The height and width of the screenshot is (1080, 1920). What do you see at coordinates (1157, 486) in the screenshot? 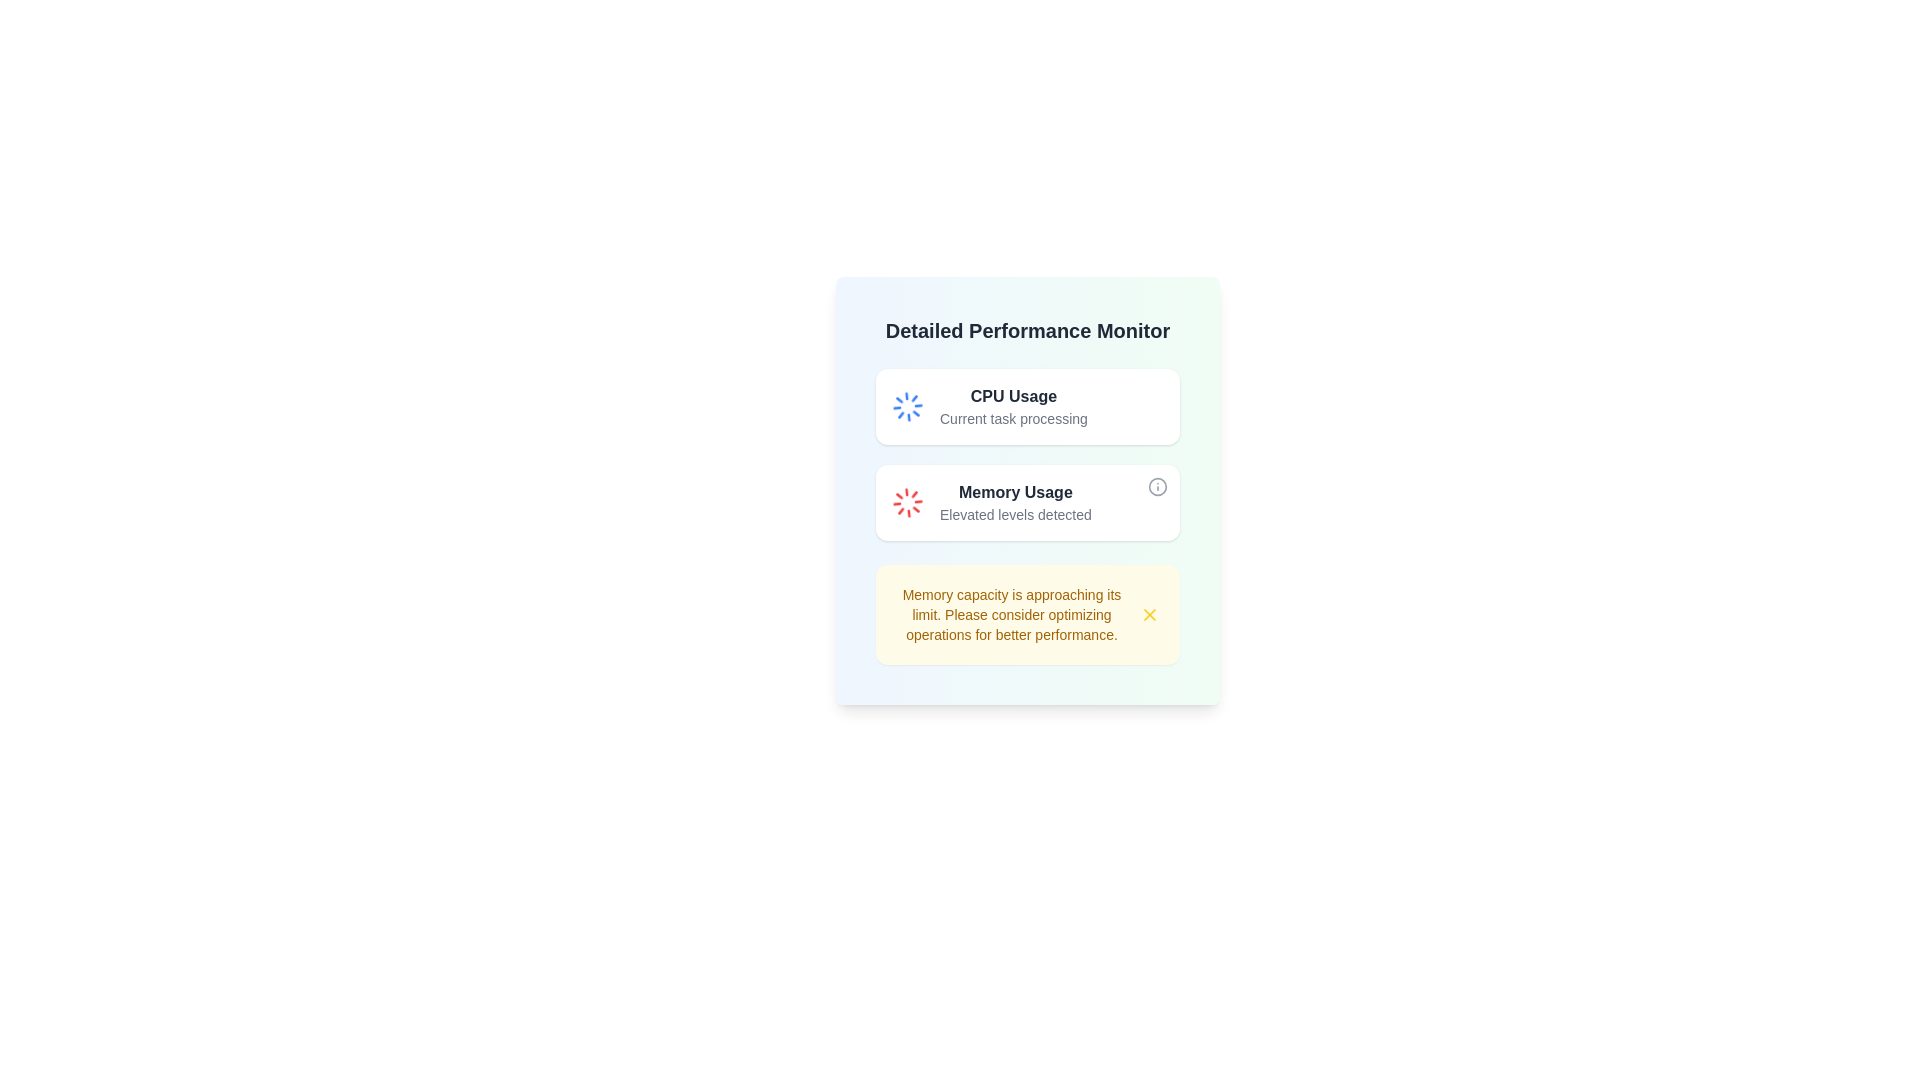
I see `the circular icon button in the top-right corner of the 'Memory Usage' card` at bounding box center [1157, 486].